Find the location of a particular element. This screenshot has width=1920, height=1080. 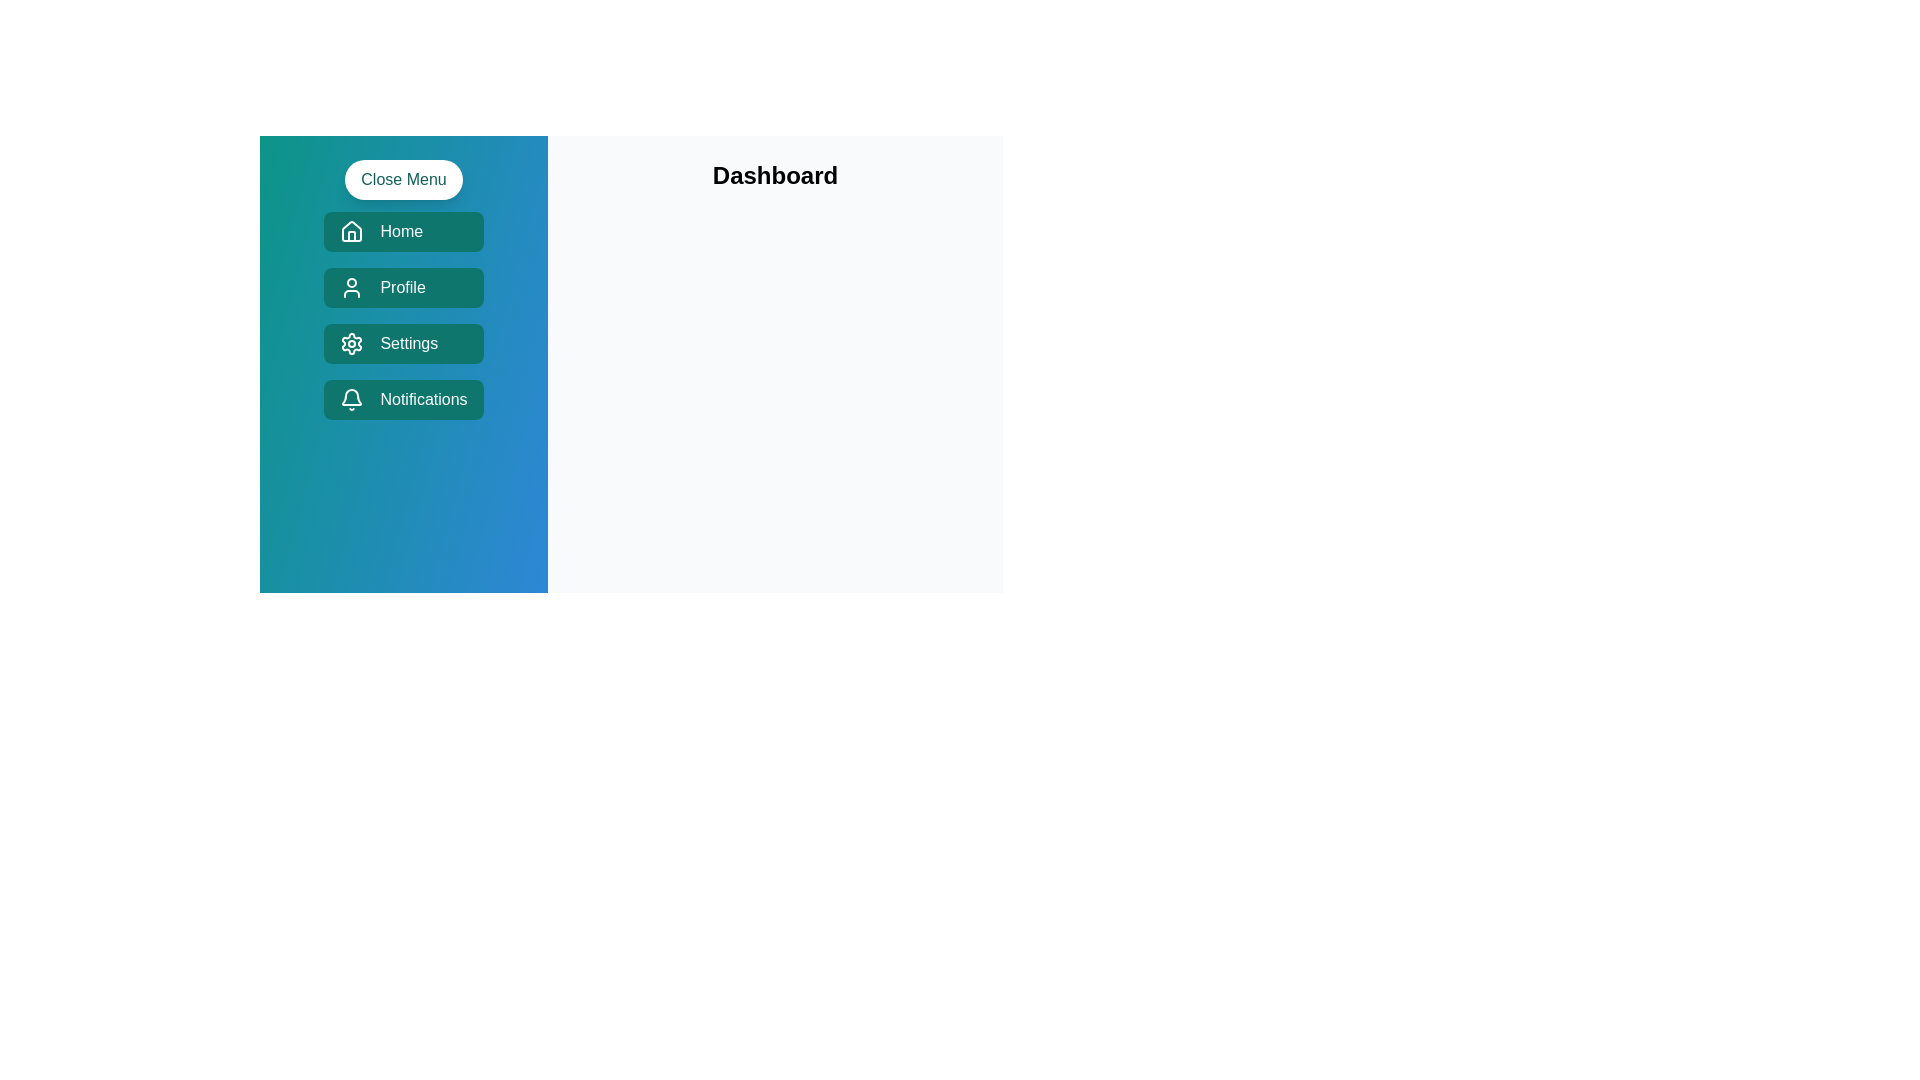

the 'Home' navigation icon located in the leftmost vertical navigation menu of the application, which is visually represented by a rounded rectangular teal button containing the text 'Home' is located at coordinates (352, 230).